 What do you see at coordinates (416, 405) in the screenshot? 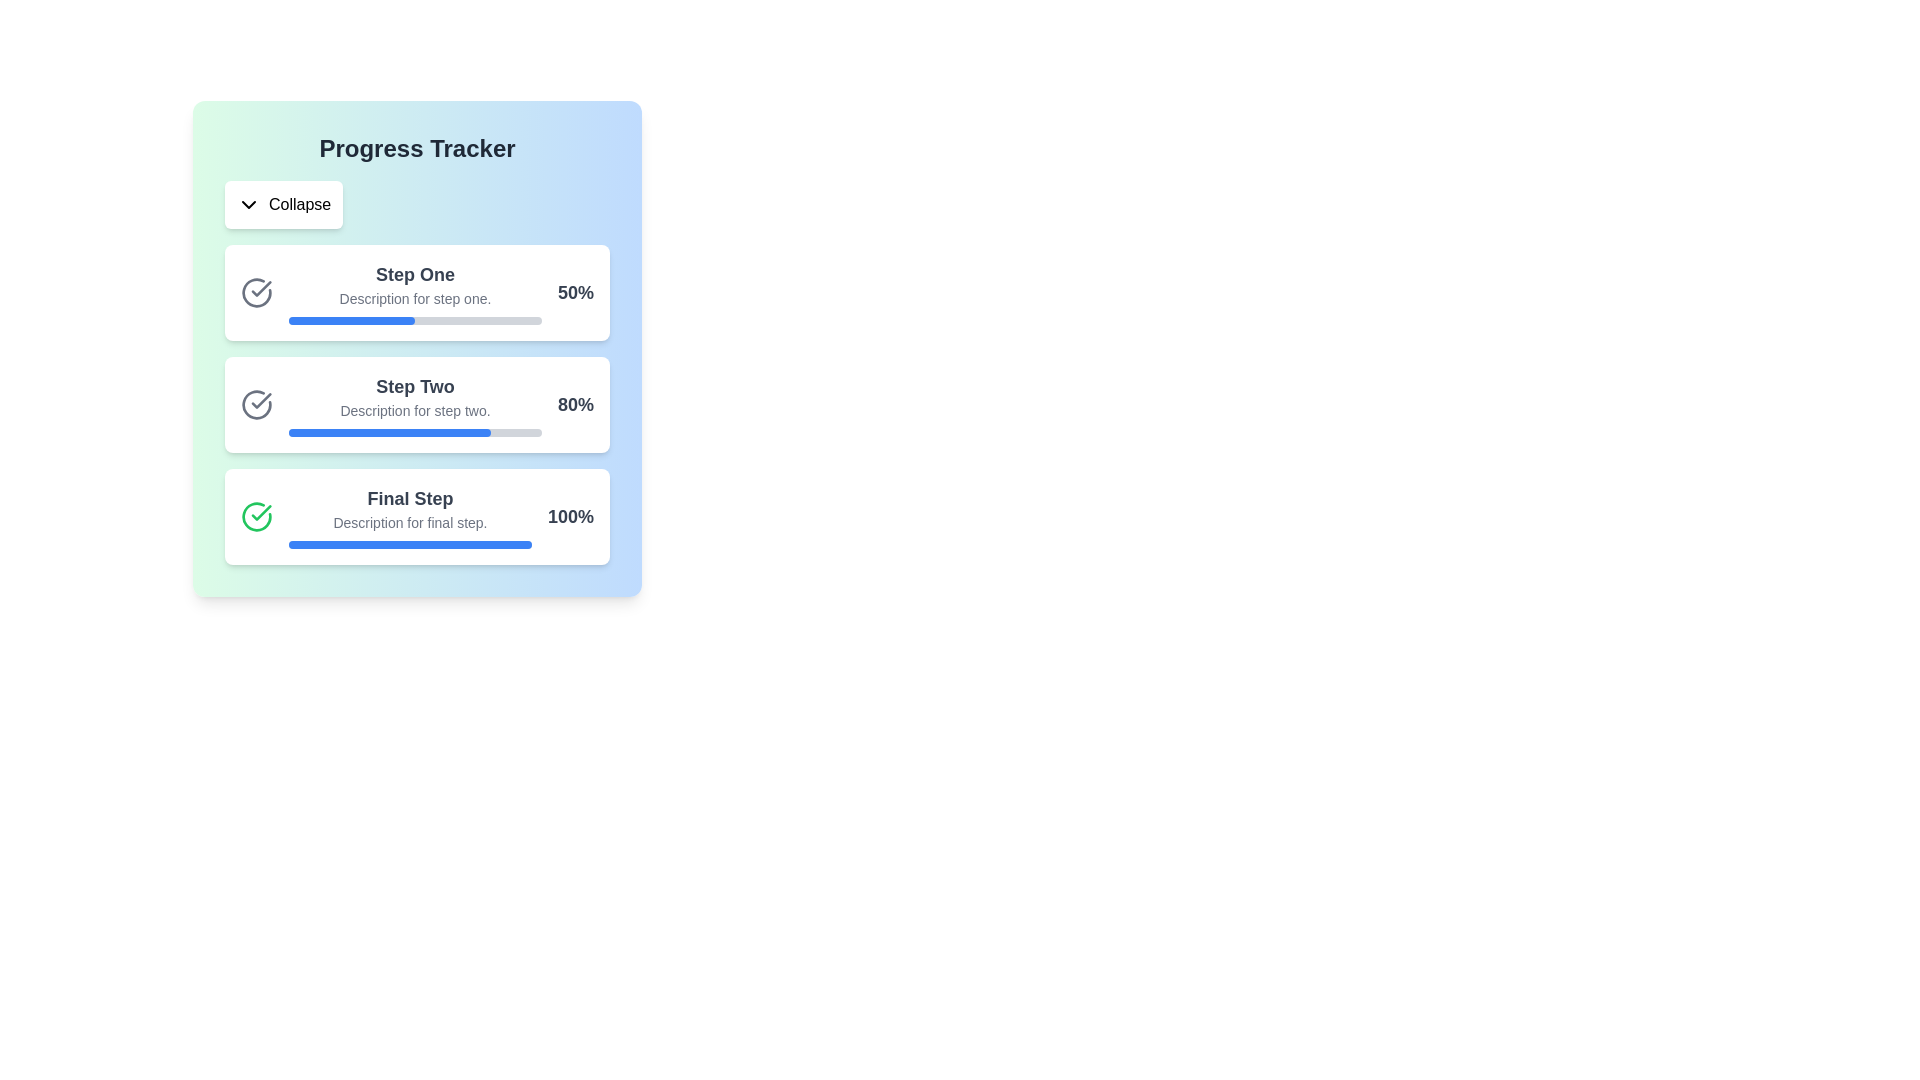
I see `the second progress indicator in the Progress Tracker section, which displays a step title, description, and percentage value` at bounding box center [416, 405].